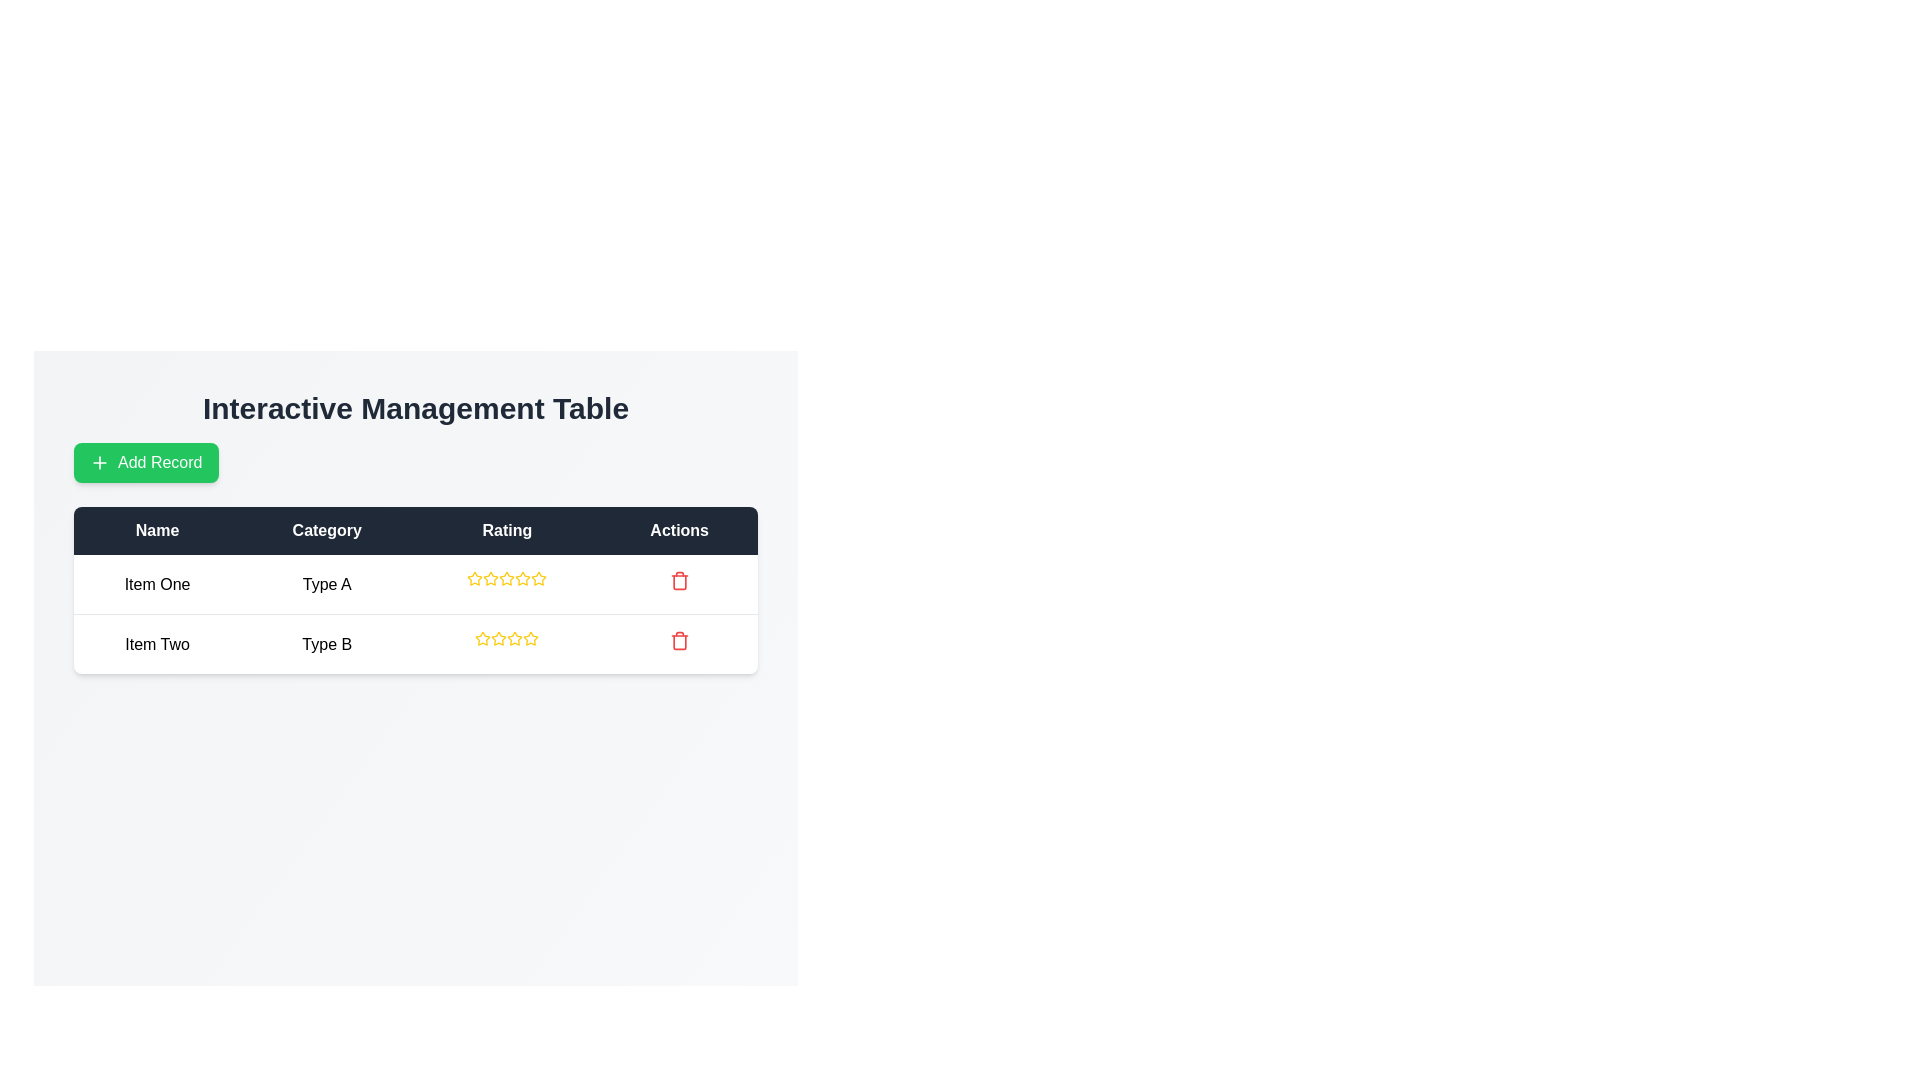 The image size is (1920, 1080). Describe the element at coordinates (145, 462) in the screenshot. I see `the green 'Add Record' button with a white '+' icon` at that location.